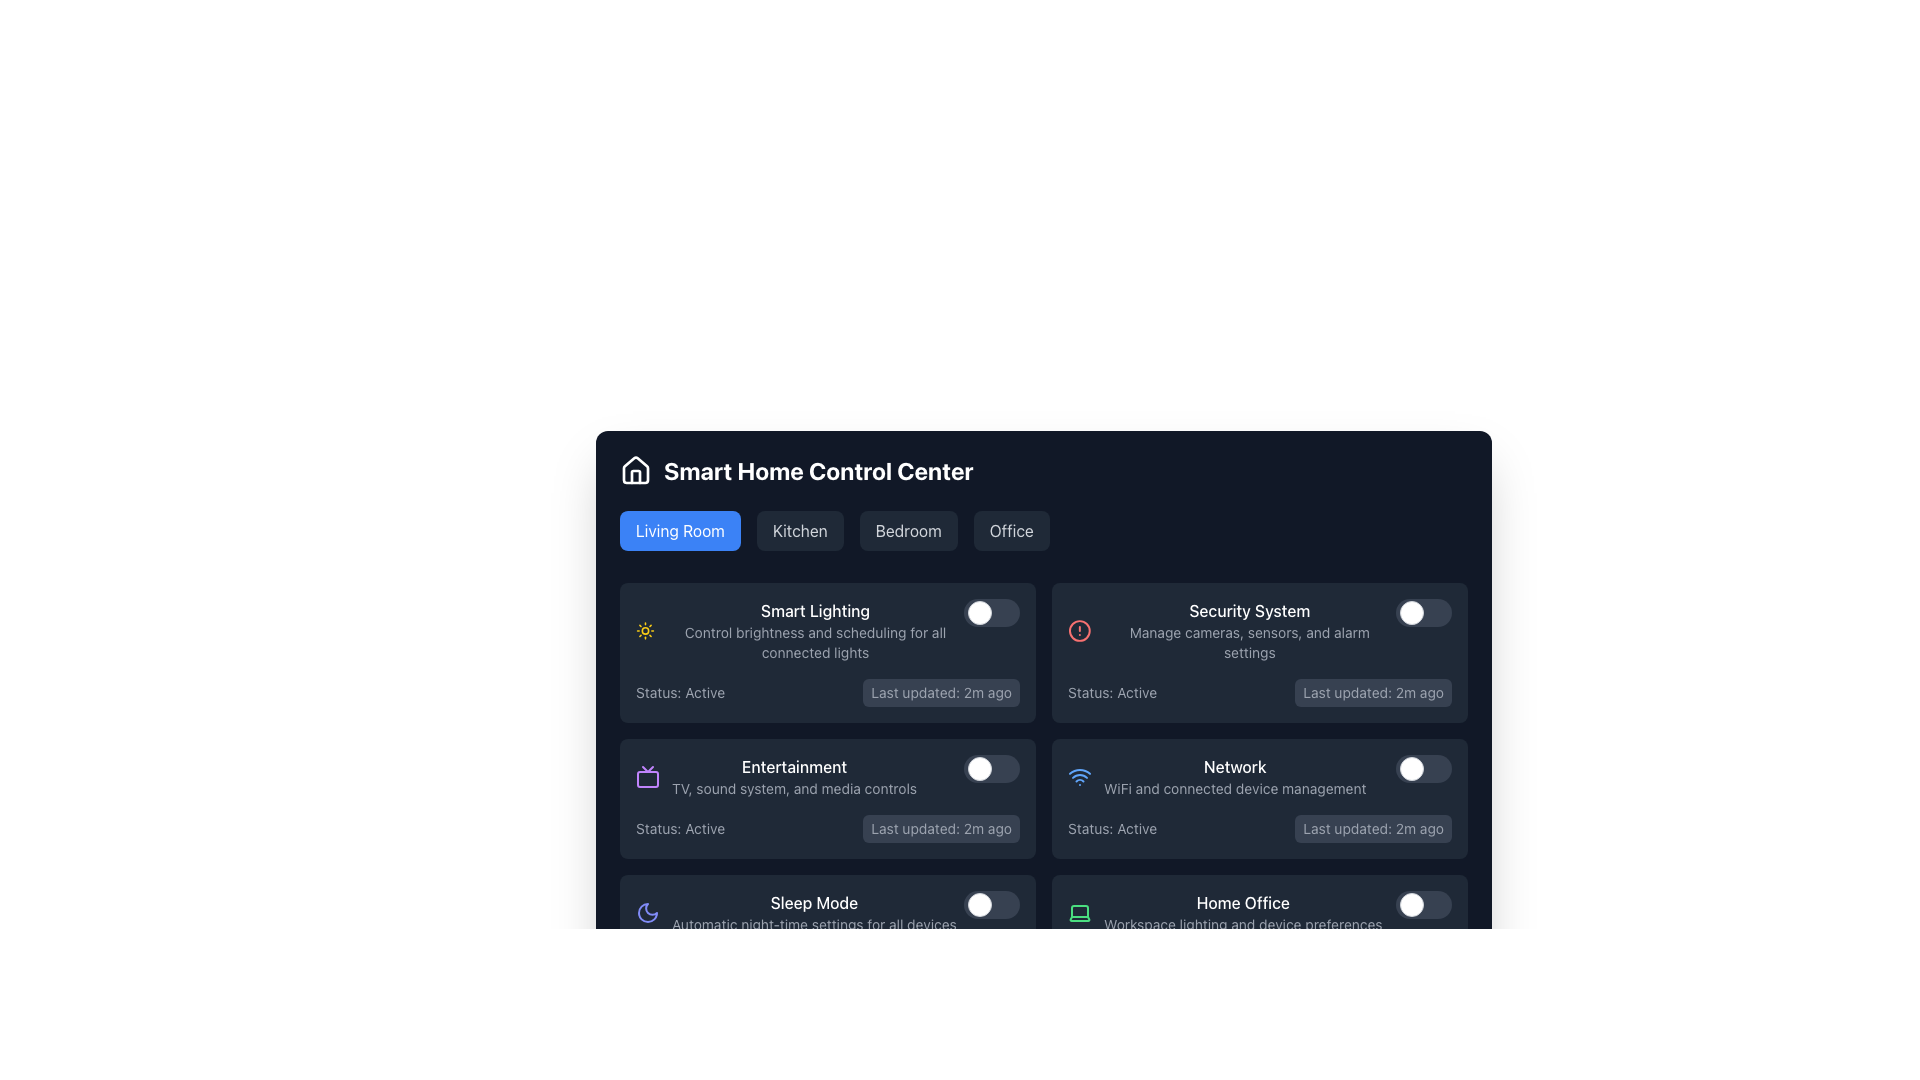 This screenshot has height=1080, width=1920. What do you see at coordinates (795, 913) in the screenshot?
I see `the 'Sleep Mode' Text and Icon Group, which features a crescent moon icon and provides automatic night-time settings for all devices` at bounding box center [795, 913].